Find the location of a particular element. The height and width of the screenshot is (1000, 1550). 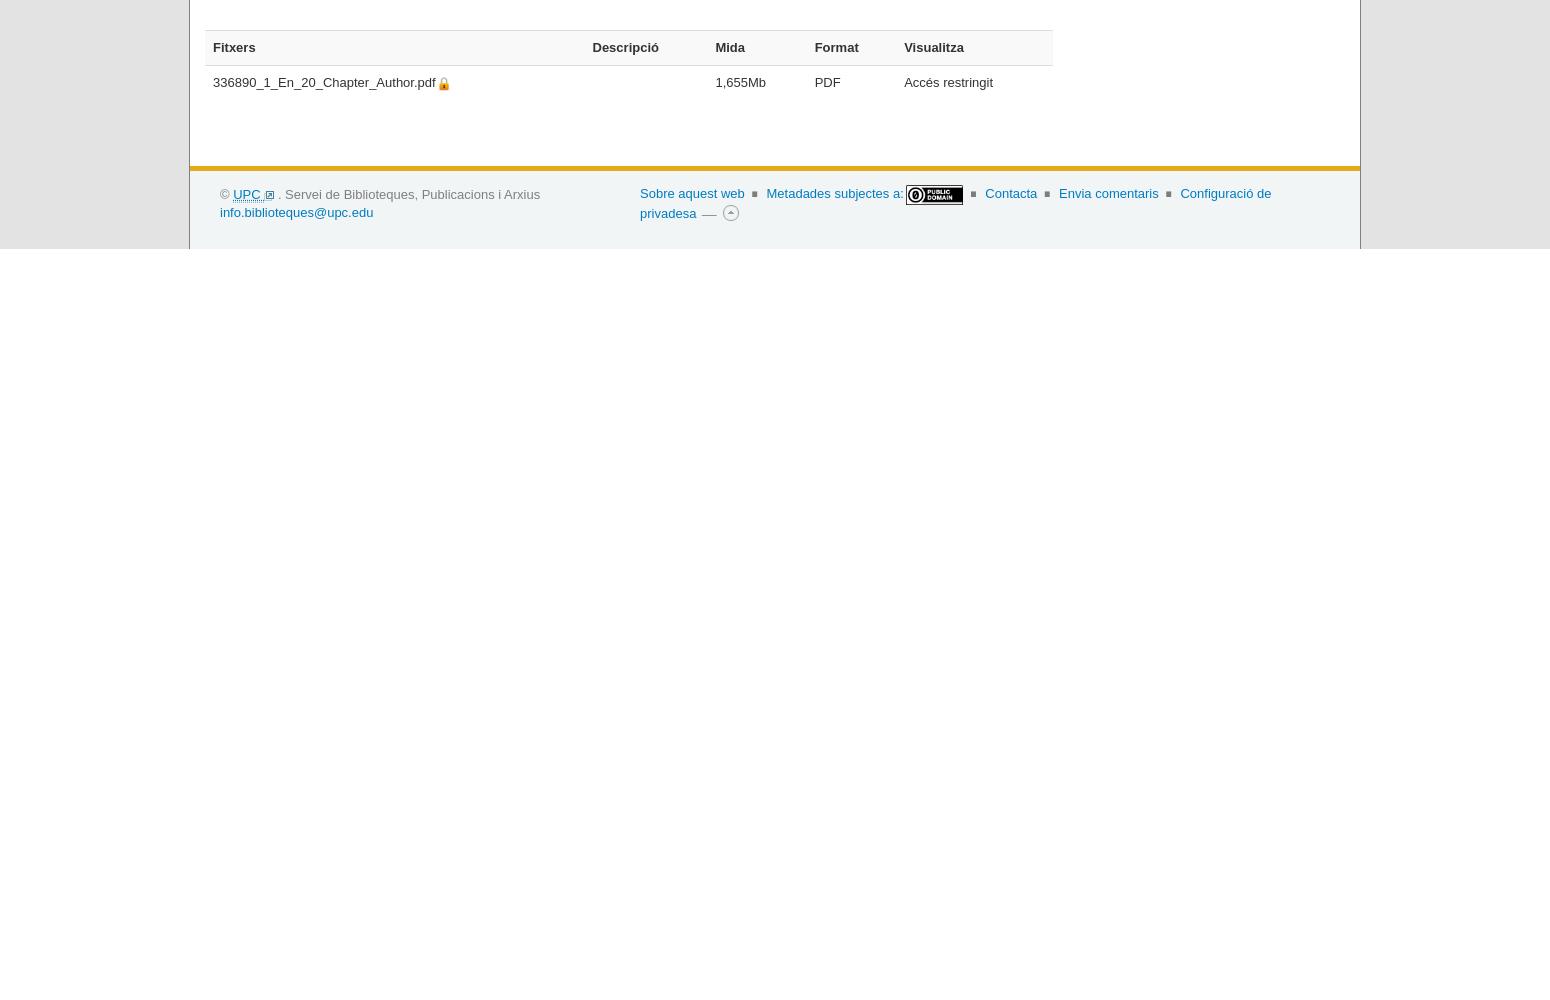

'Sobre aquest web' is located at coordinates (691, 191).